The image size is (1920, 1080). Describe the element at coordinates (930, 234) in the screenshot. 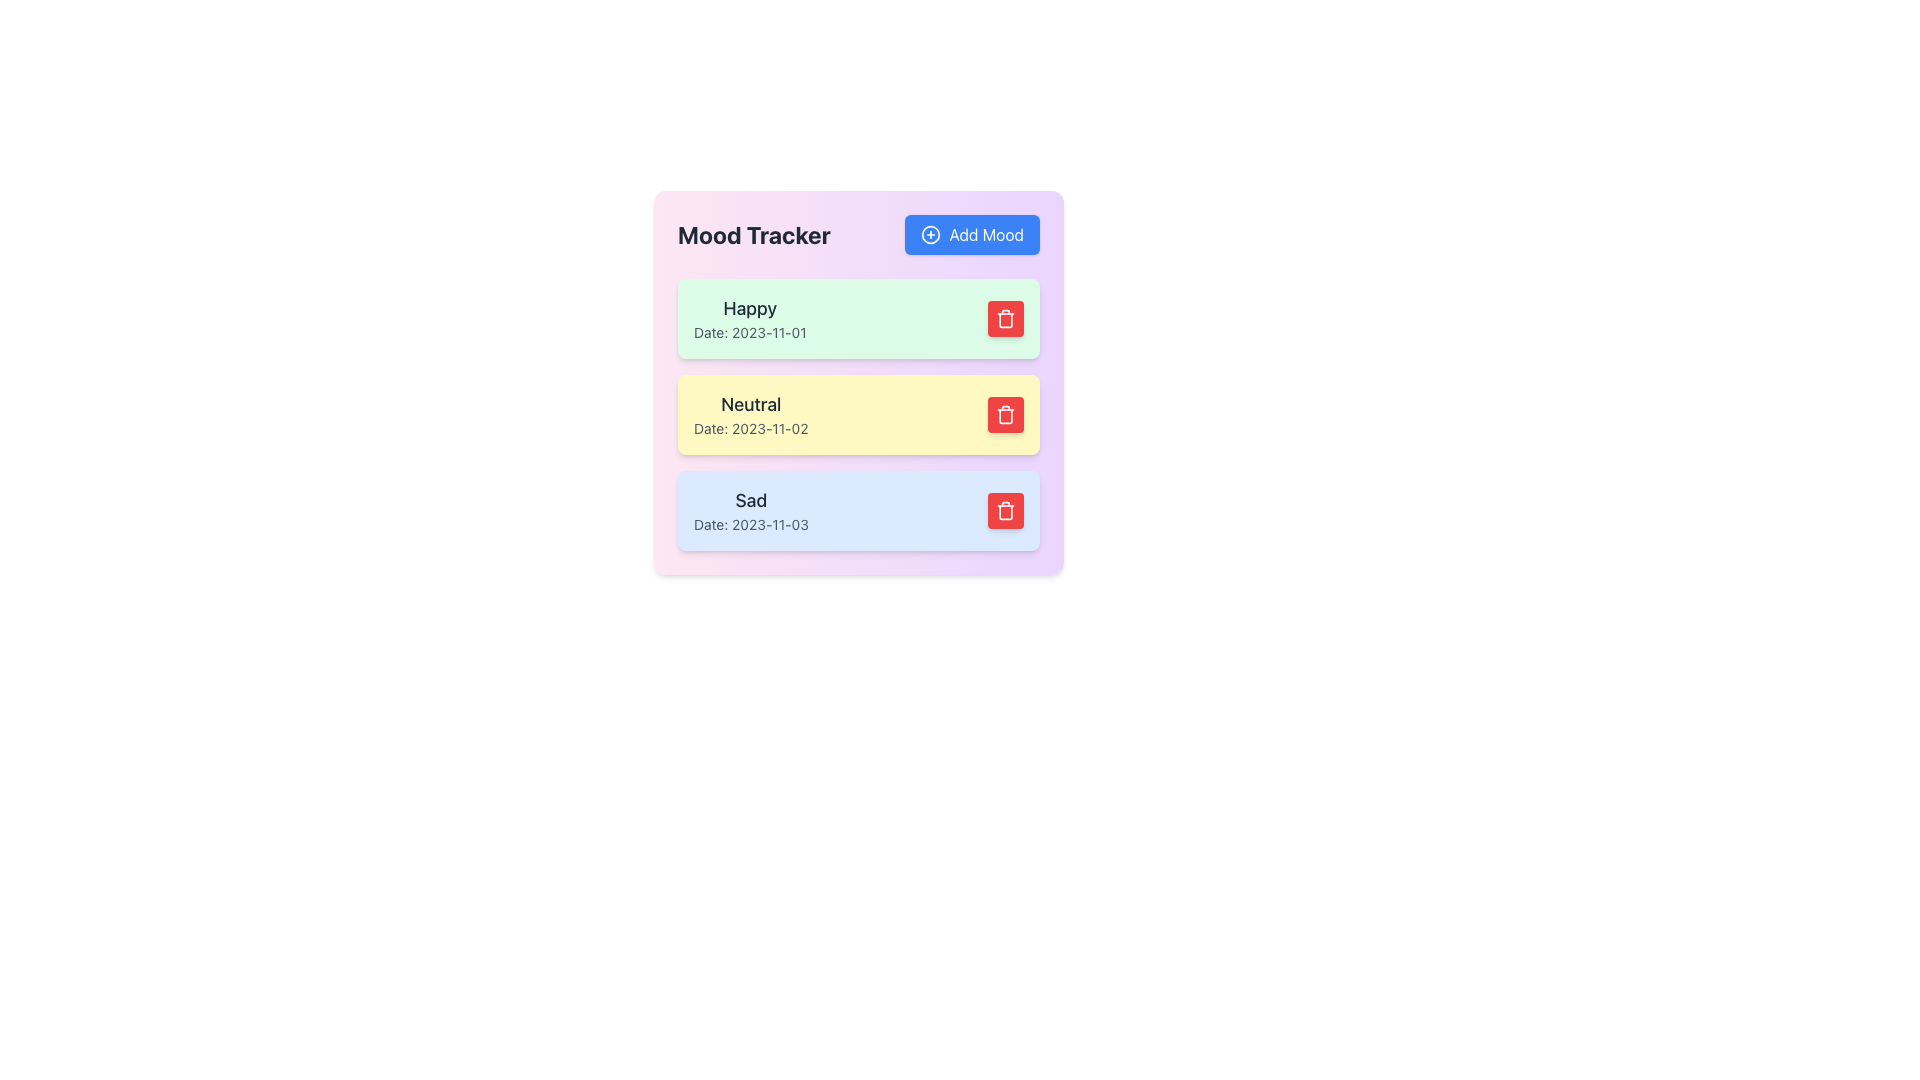

I see `the circle element that is part of the 'Add Mood' button located in the top-right corner of the card interface` at that location.